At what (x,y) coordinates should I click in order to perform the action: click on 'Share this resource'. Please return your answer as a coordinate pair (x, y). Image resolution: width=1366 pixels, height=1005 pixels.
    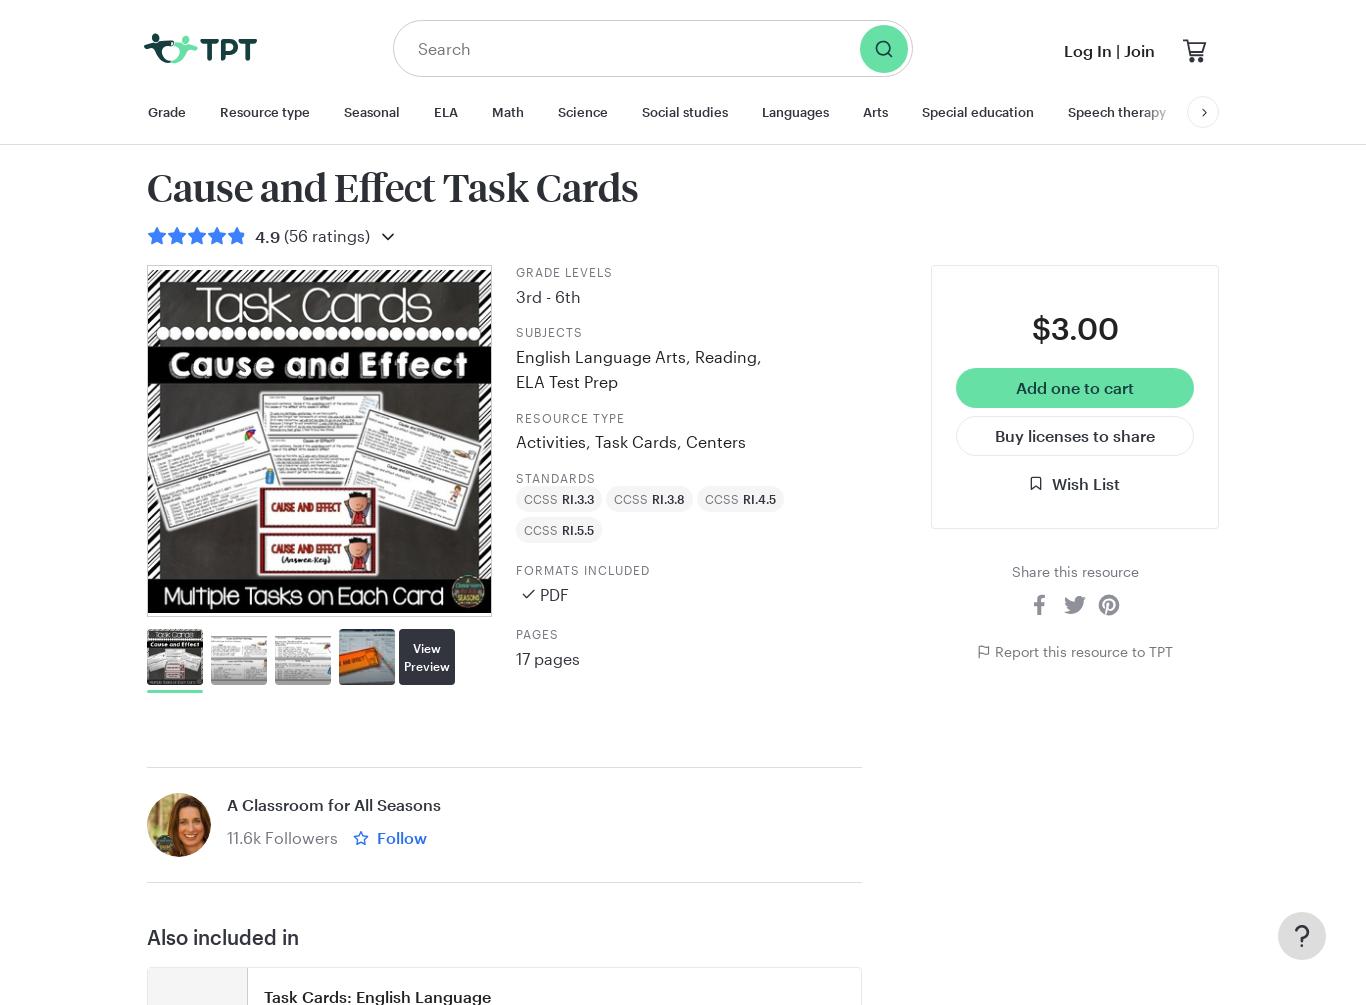
    Looking at the image, I should click on (1073, 570).